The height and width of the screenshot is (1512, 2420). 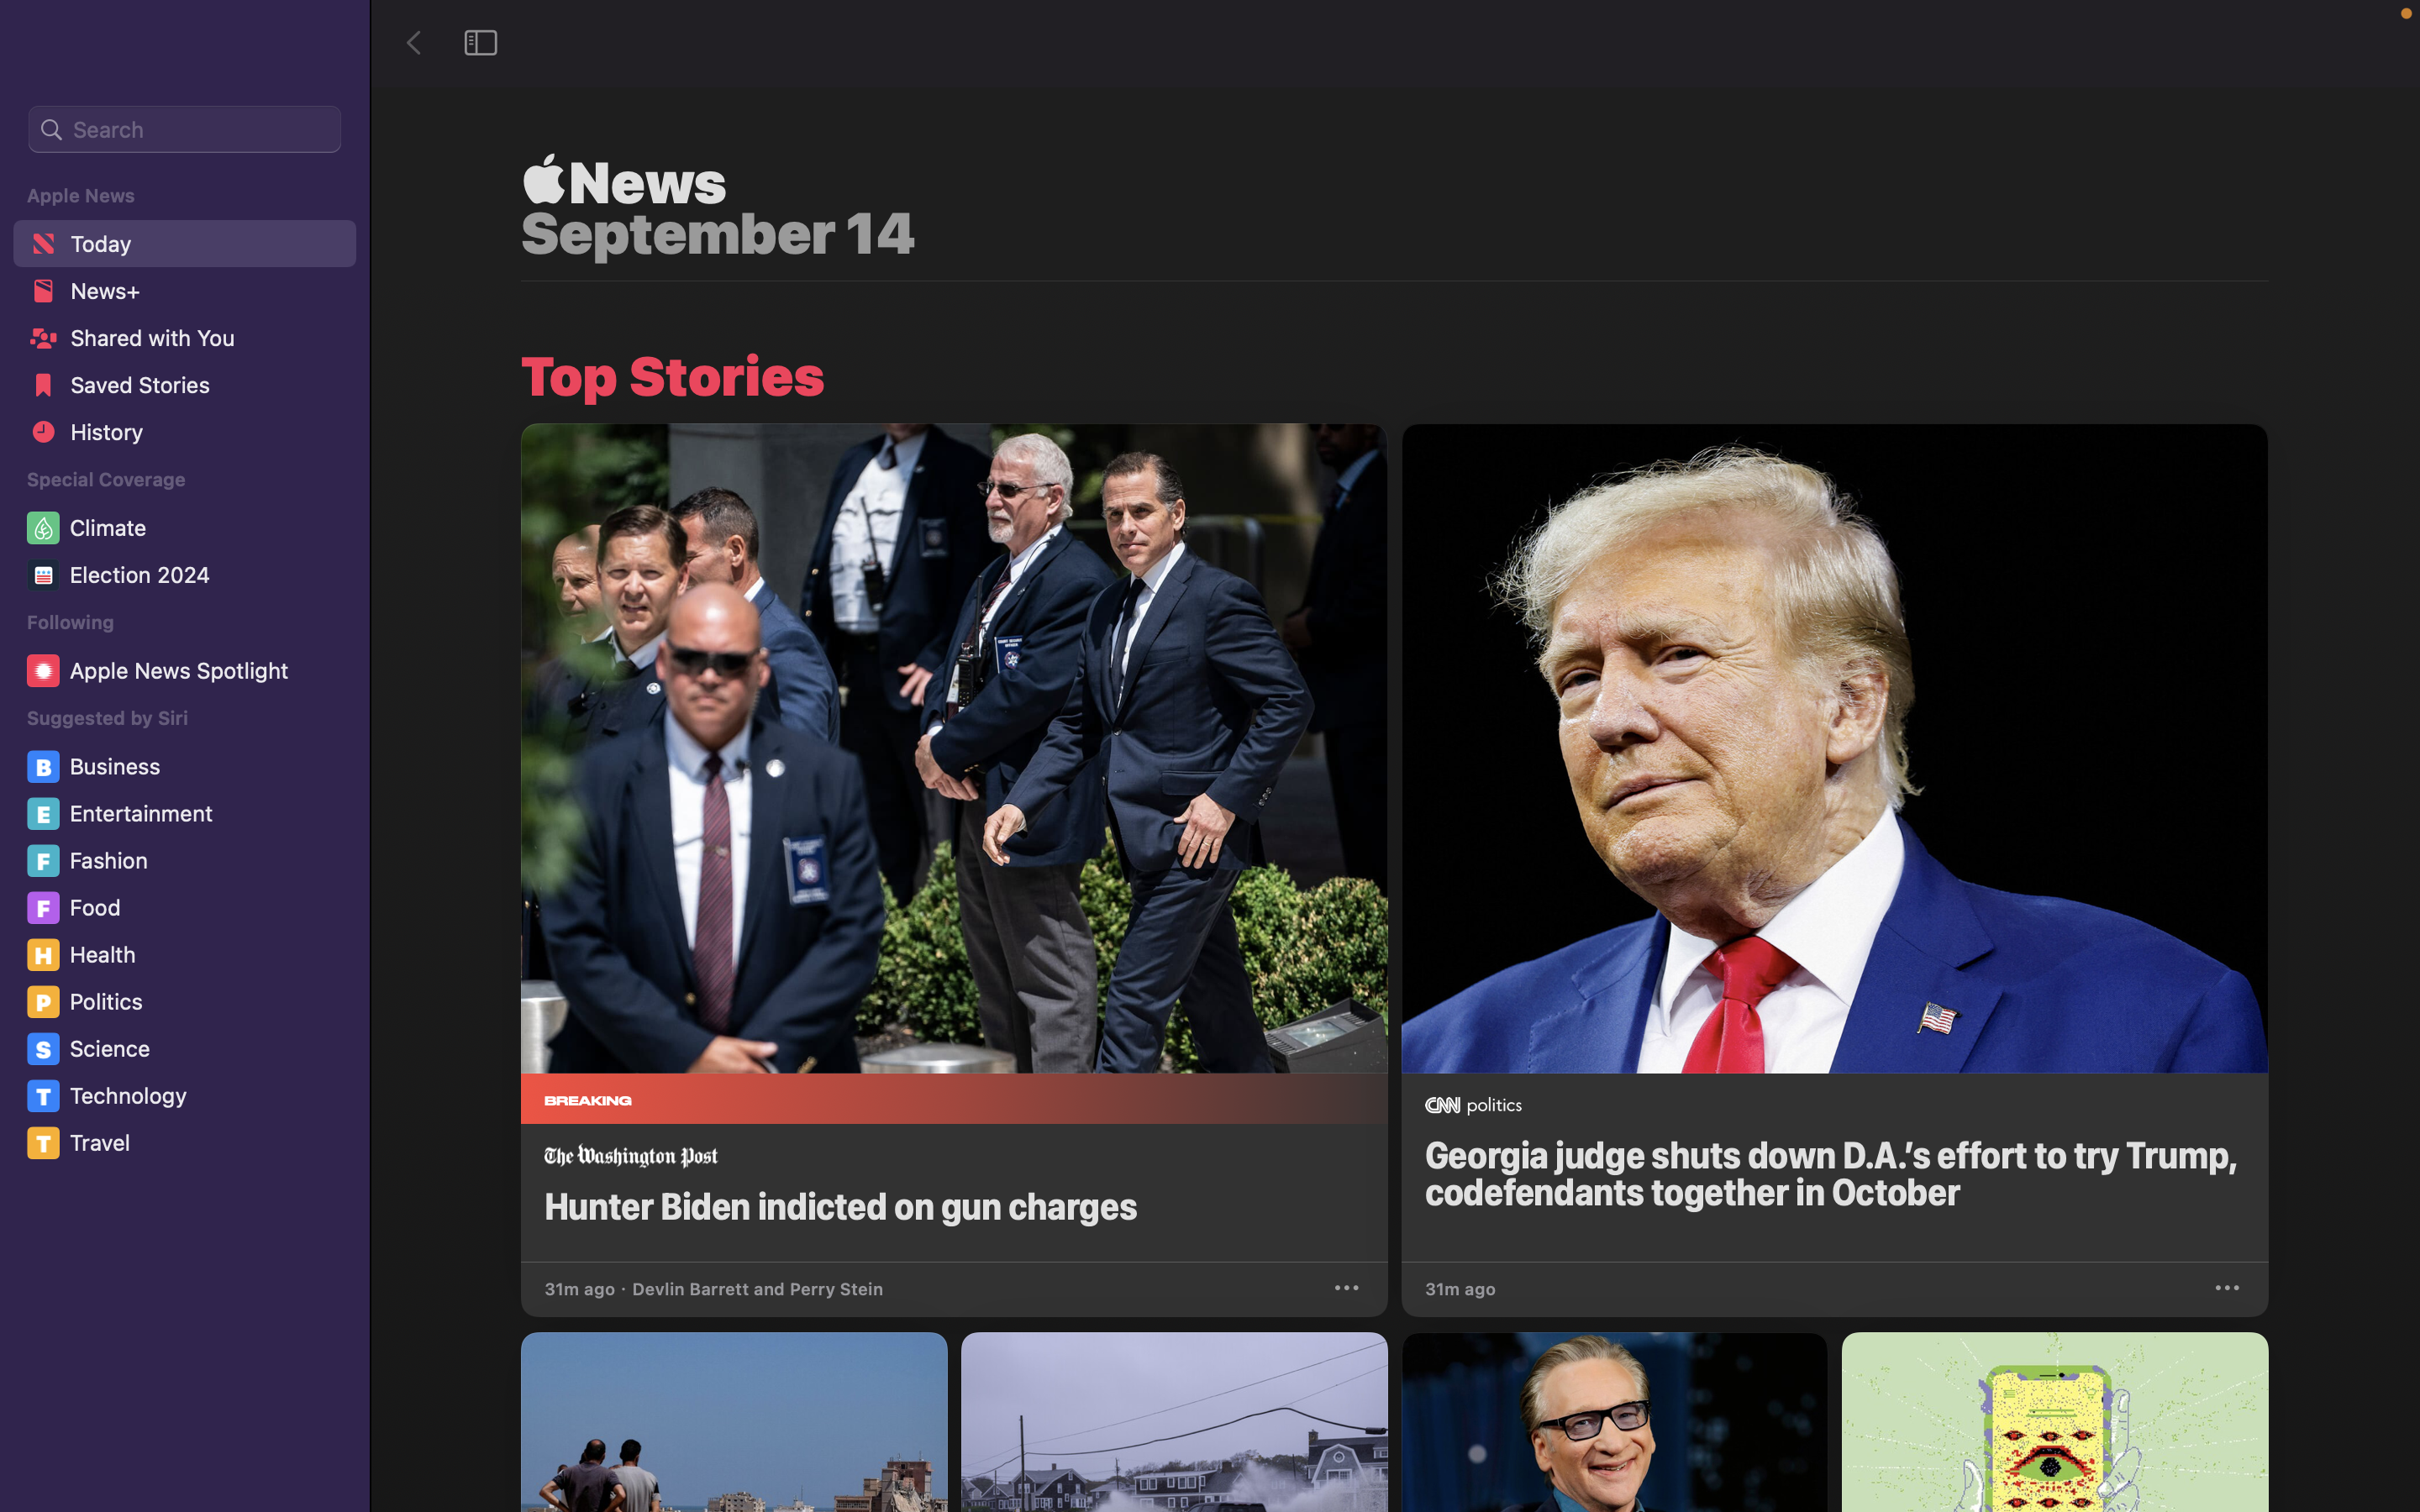 I want to click on the "Climate" section, so click(x=185, y=527).